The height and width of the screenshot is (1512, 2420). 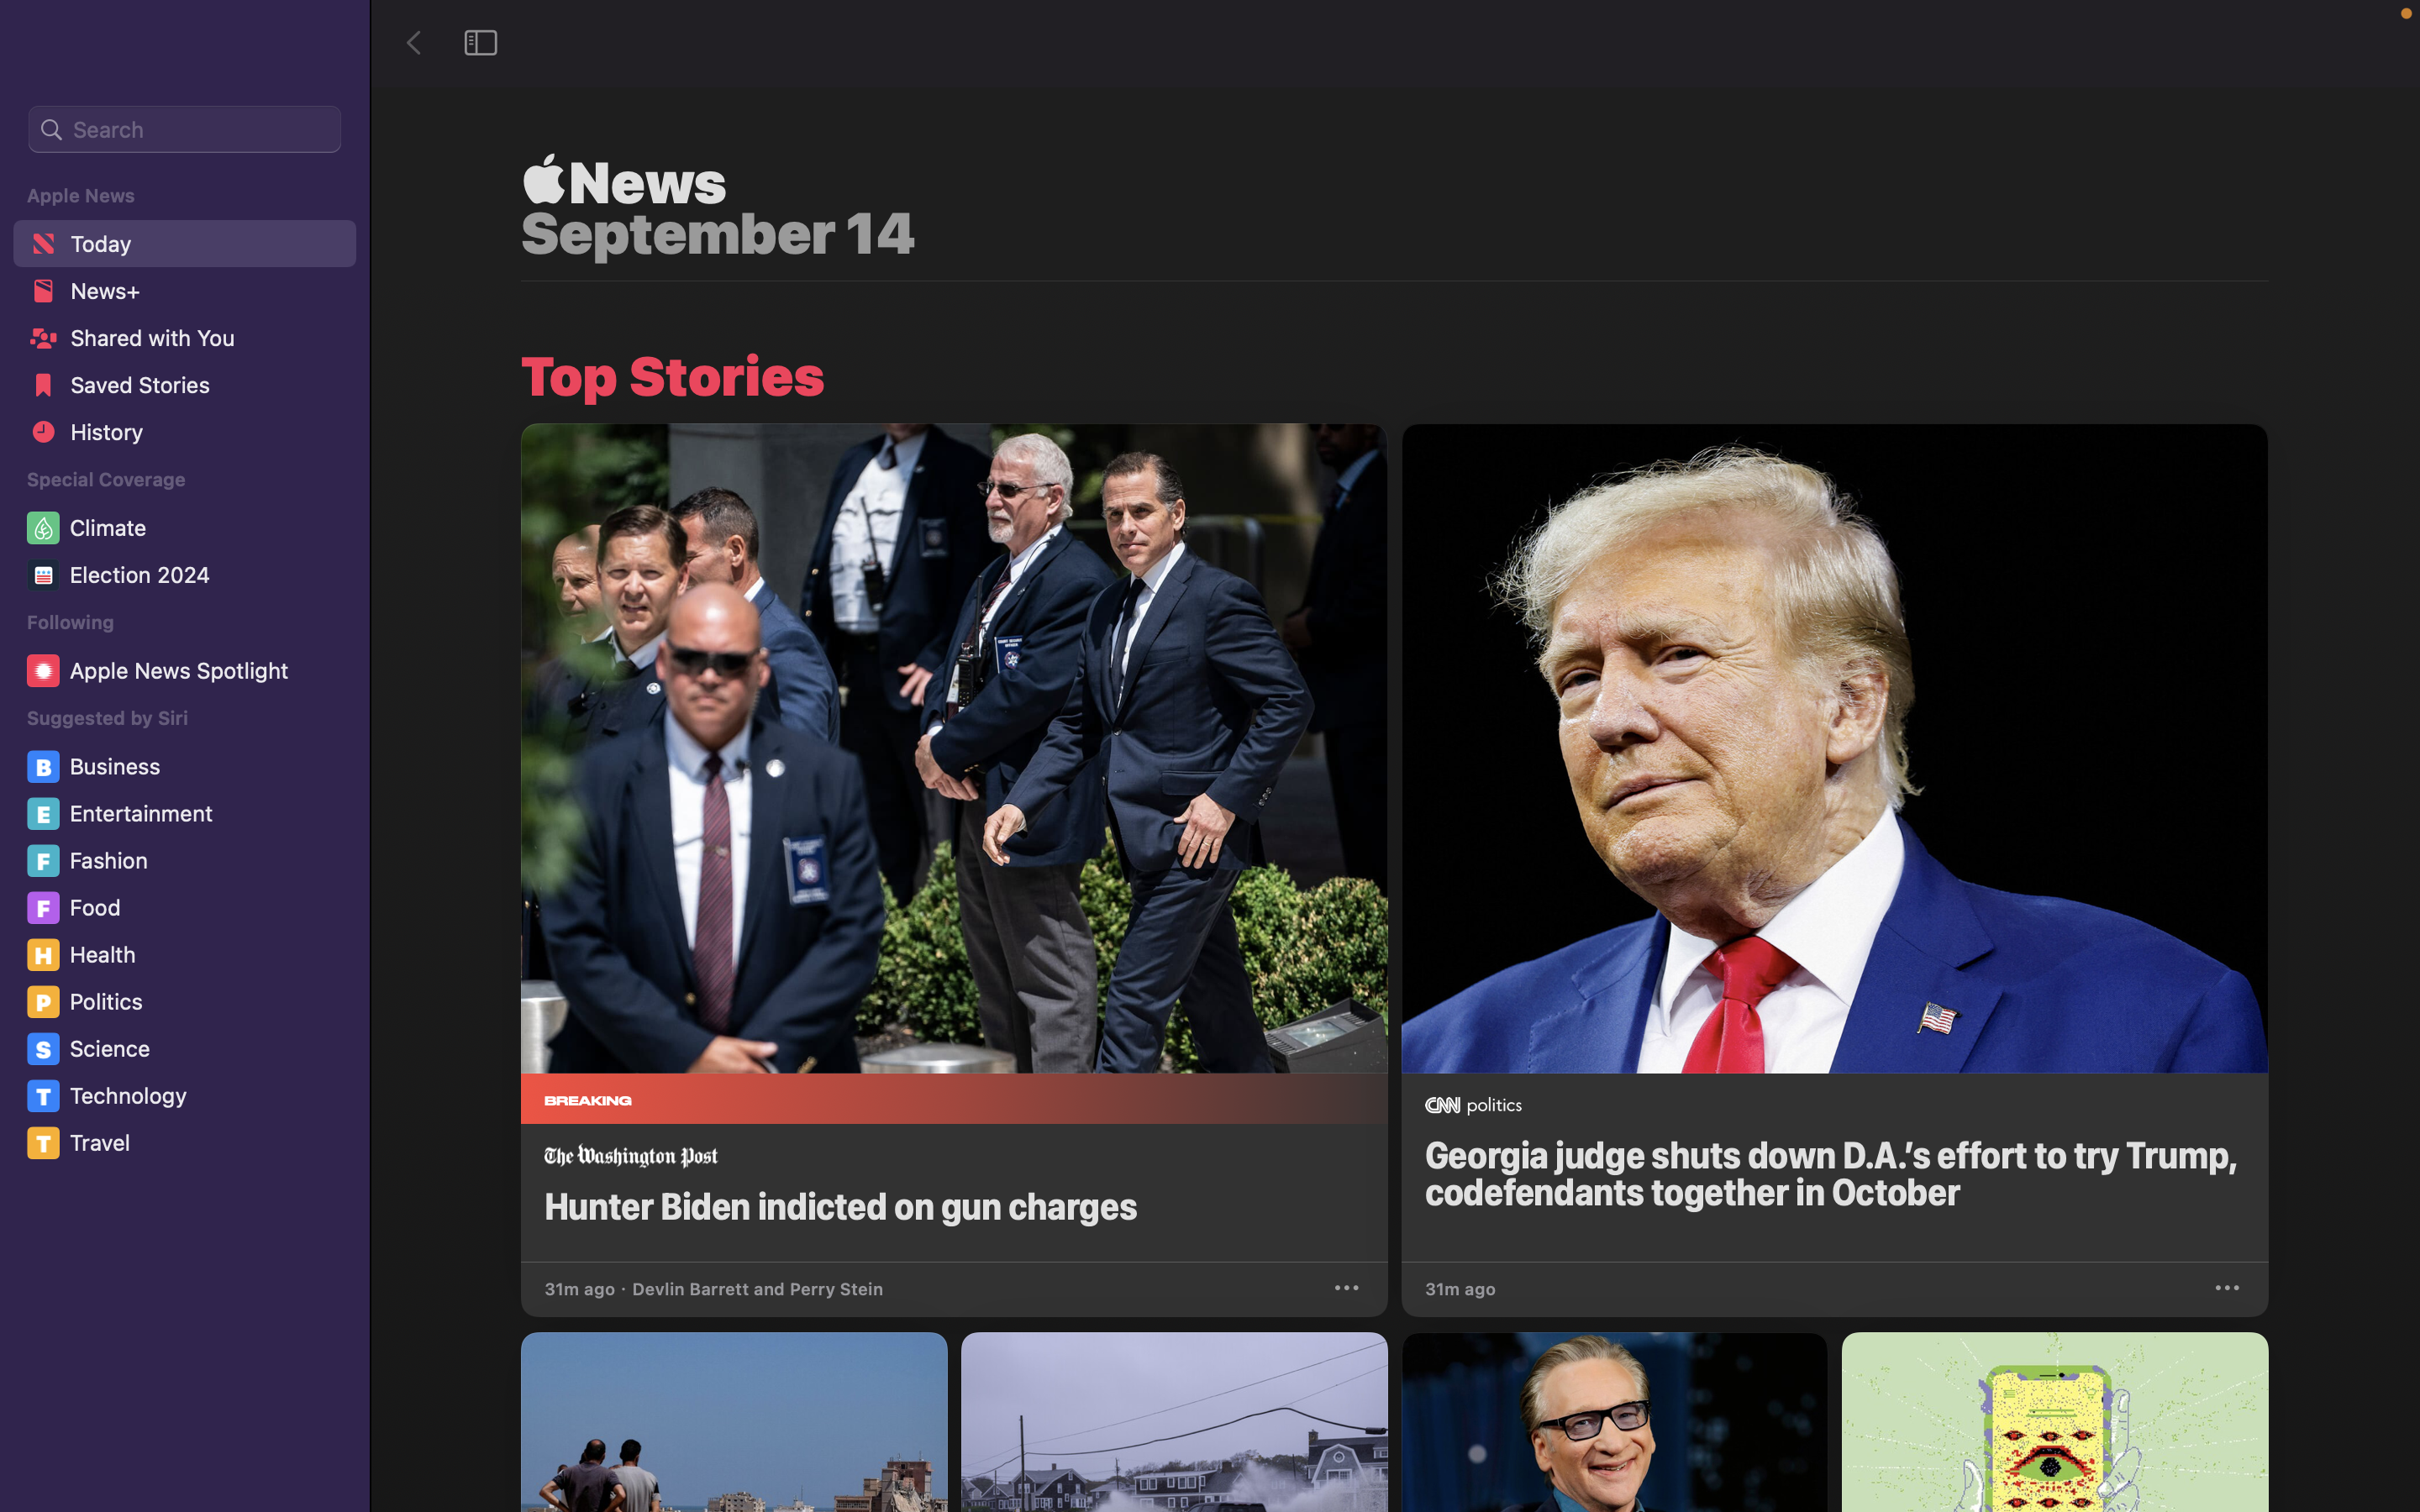 I want to click on the "Climate" section, so click(x=185, y=527).